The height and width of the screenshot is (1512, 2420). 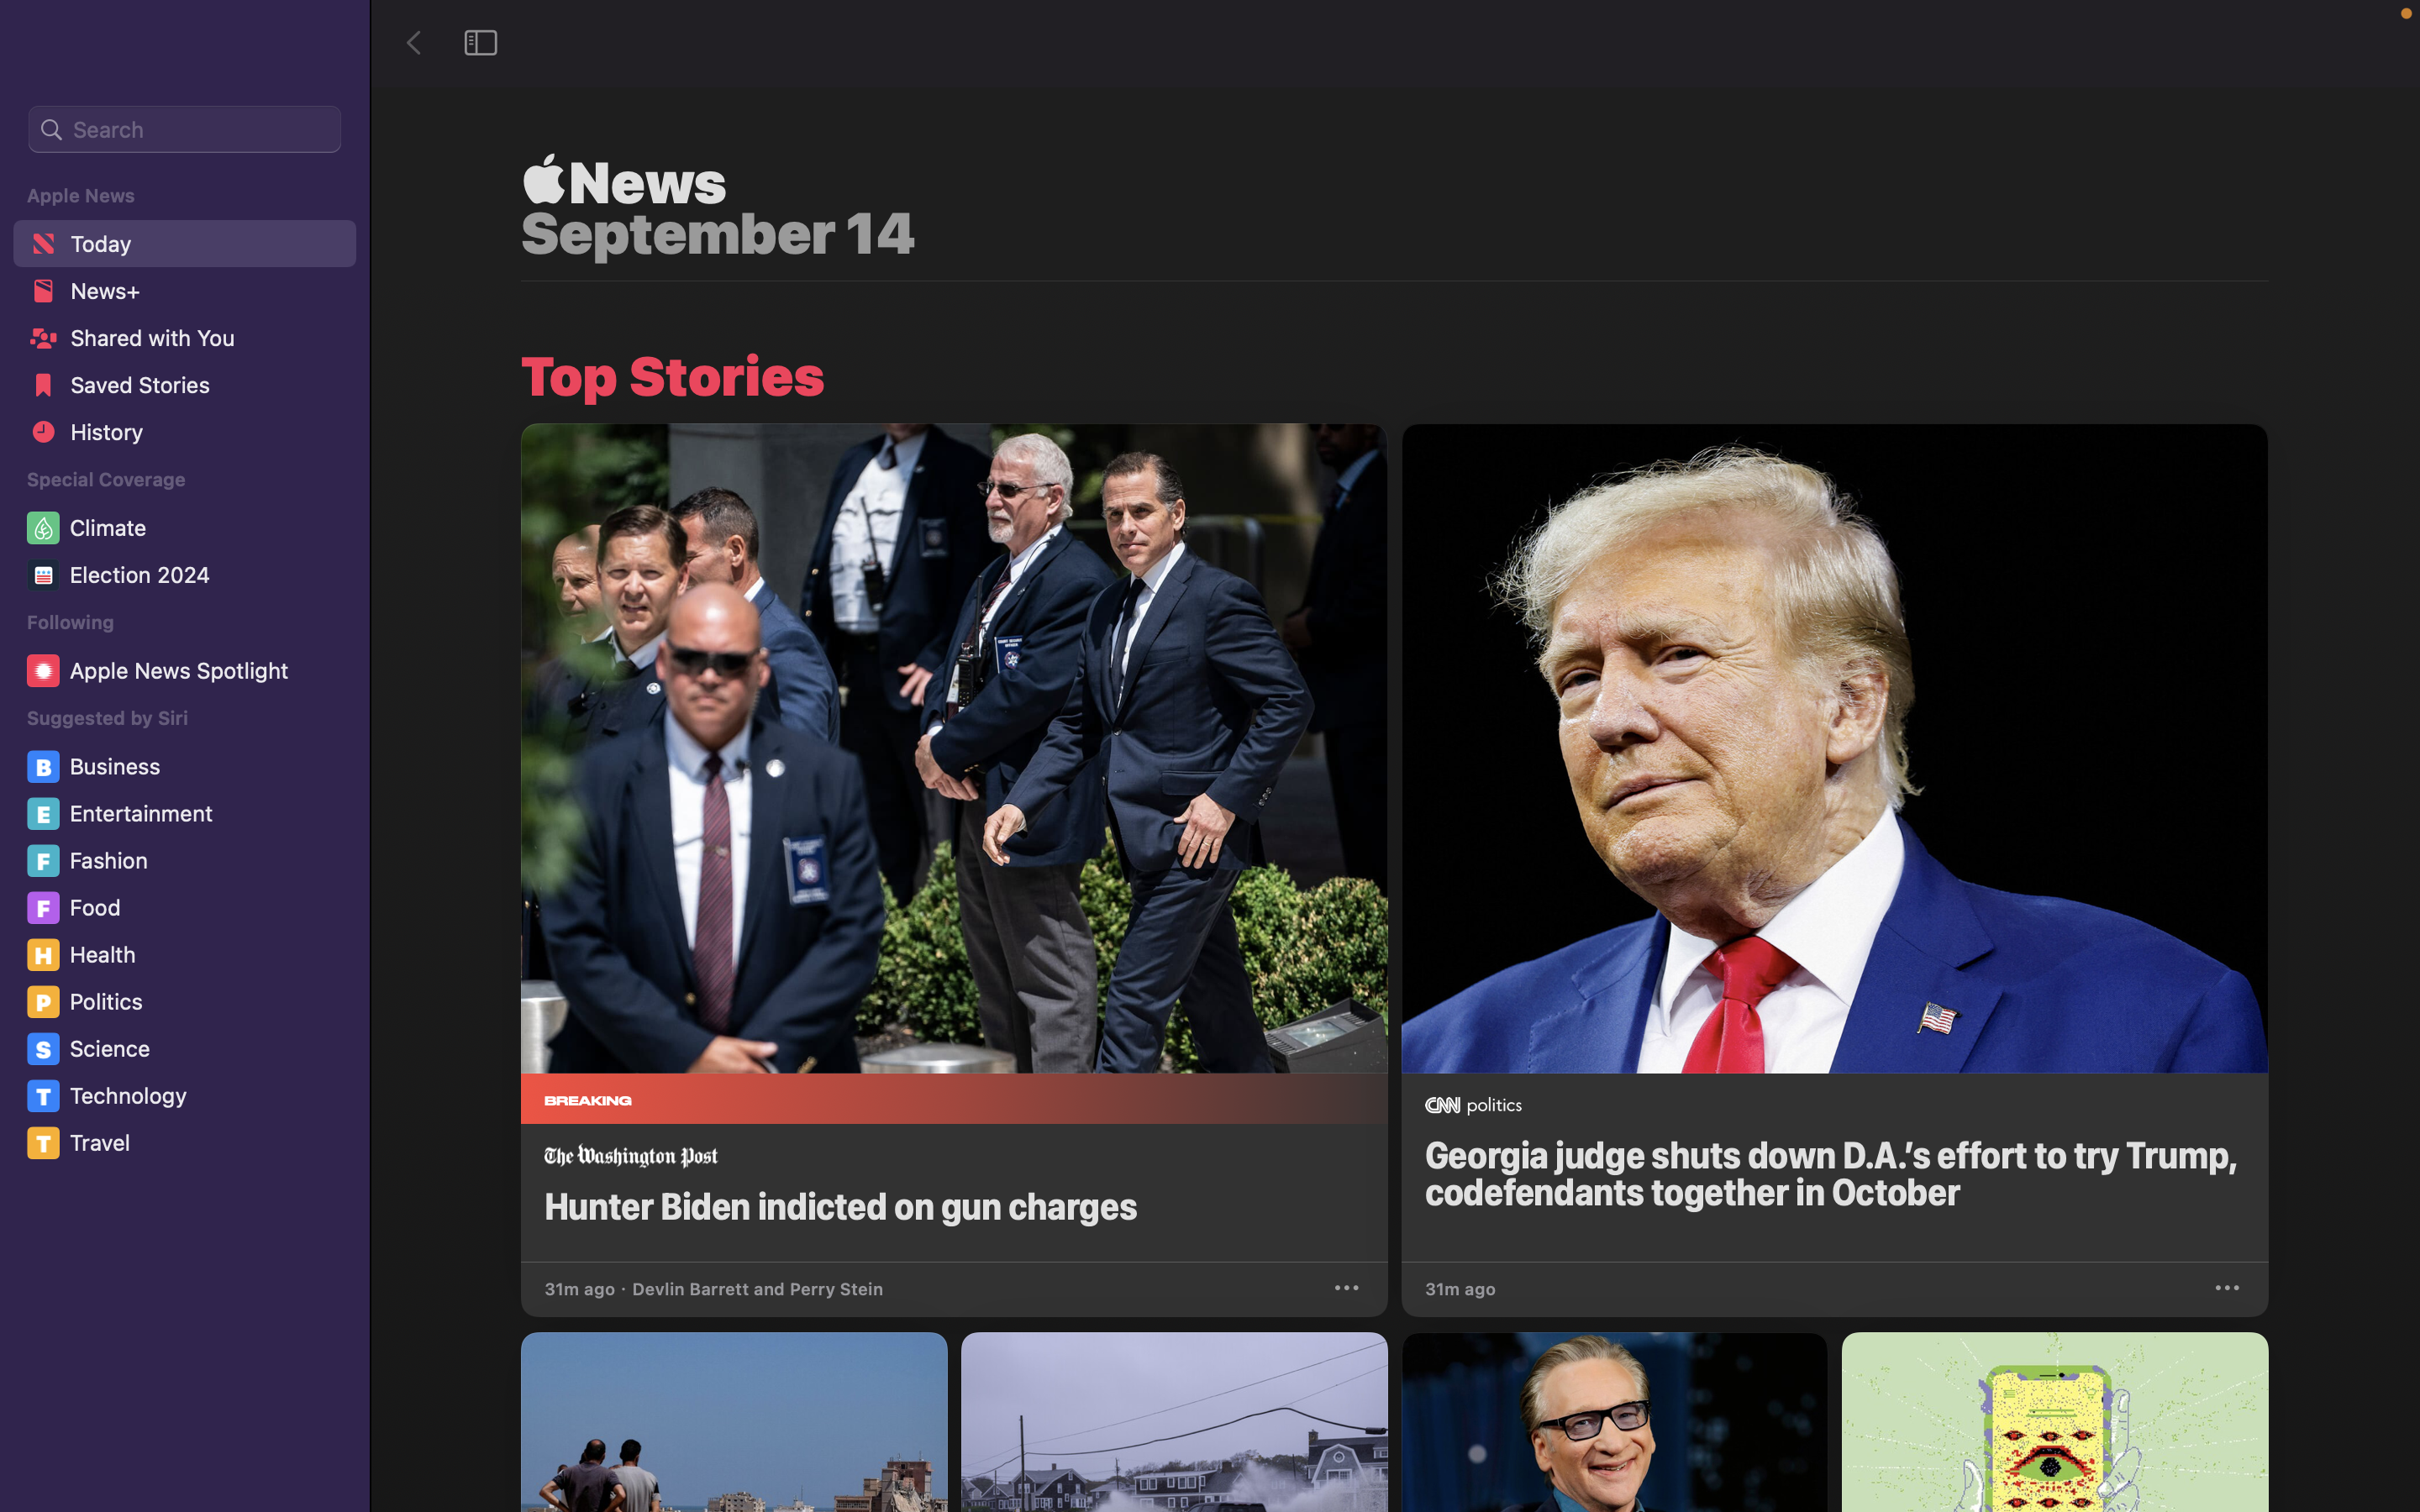 I want to click on the "Climate" section, so click(x=185, y=527).